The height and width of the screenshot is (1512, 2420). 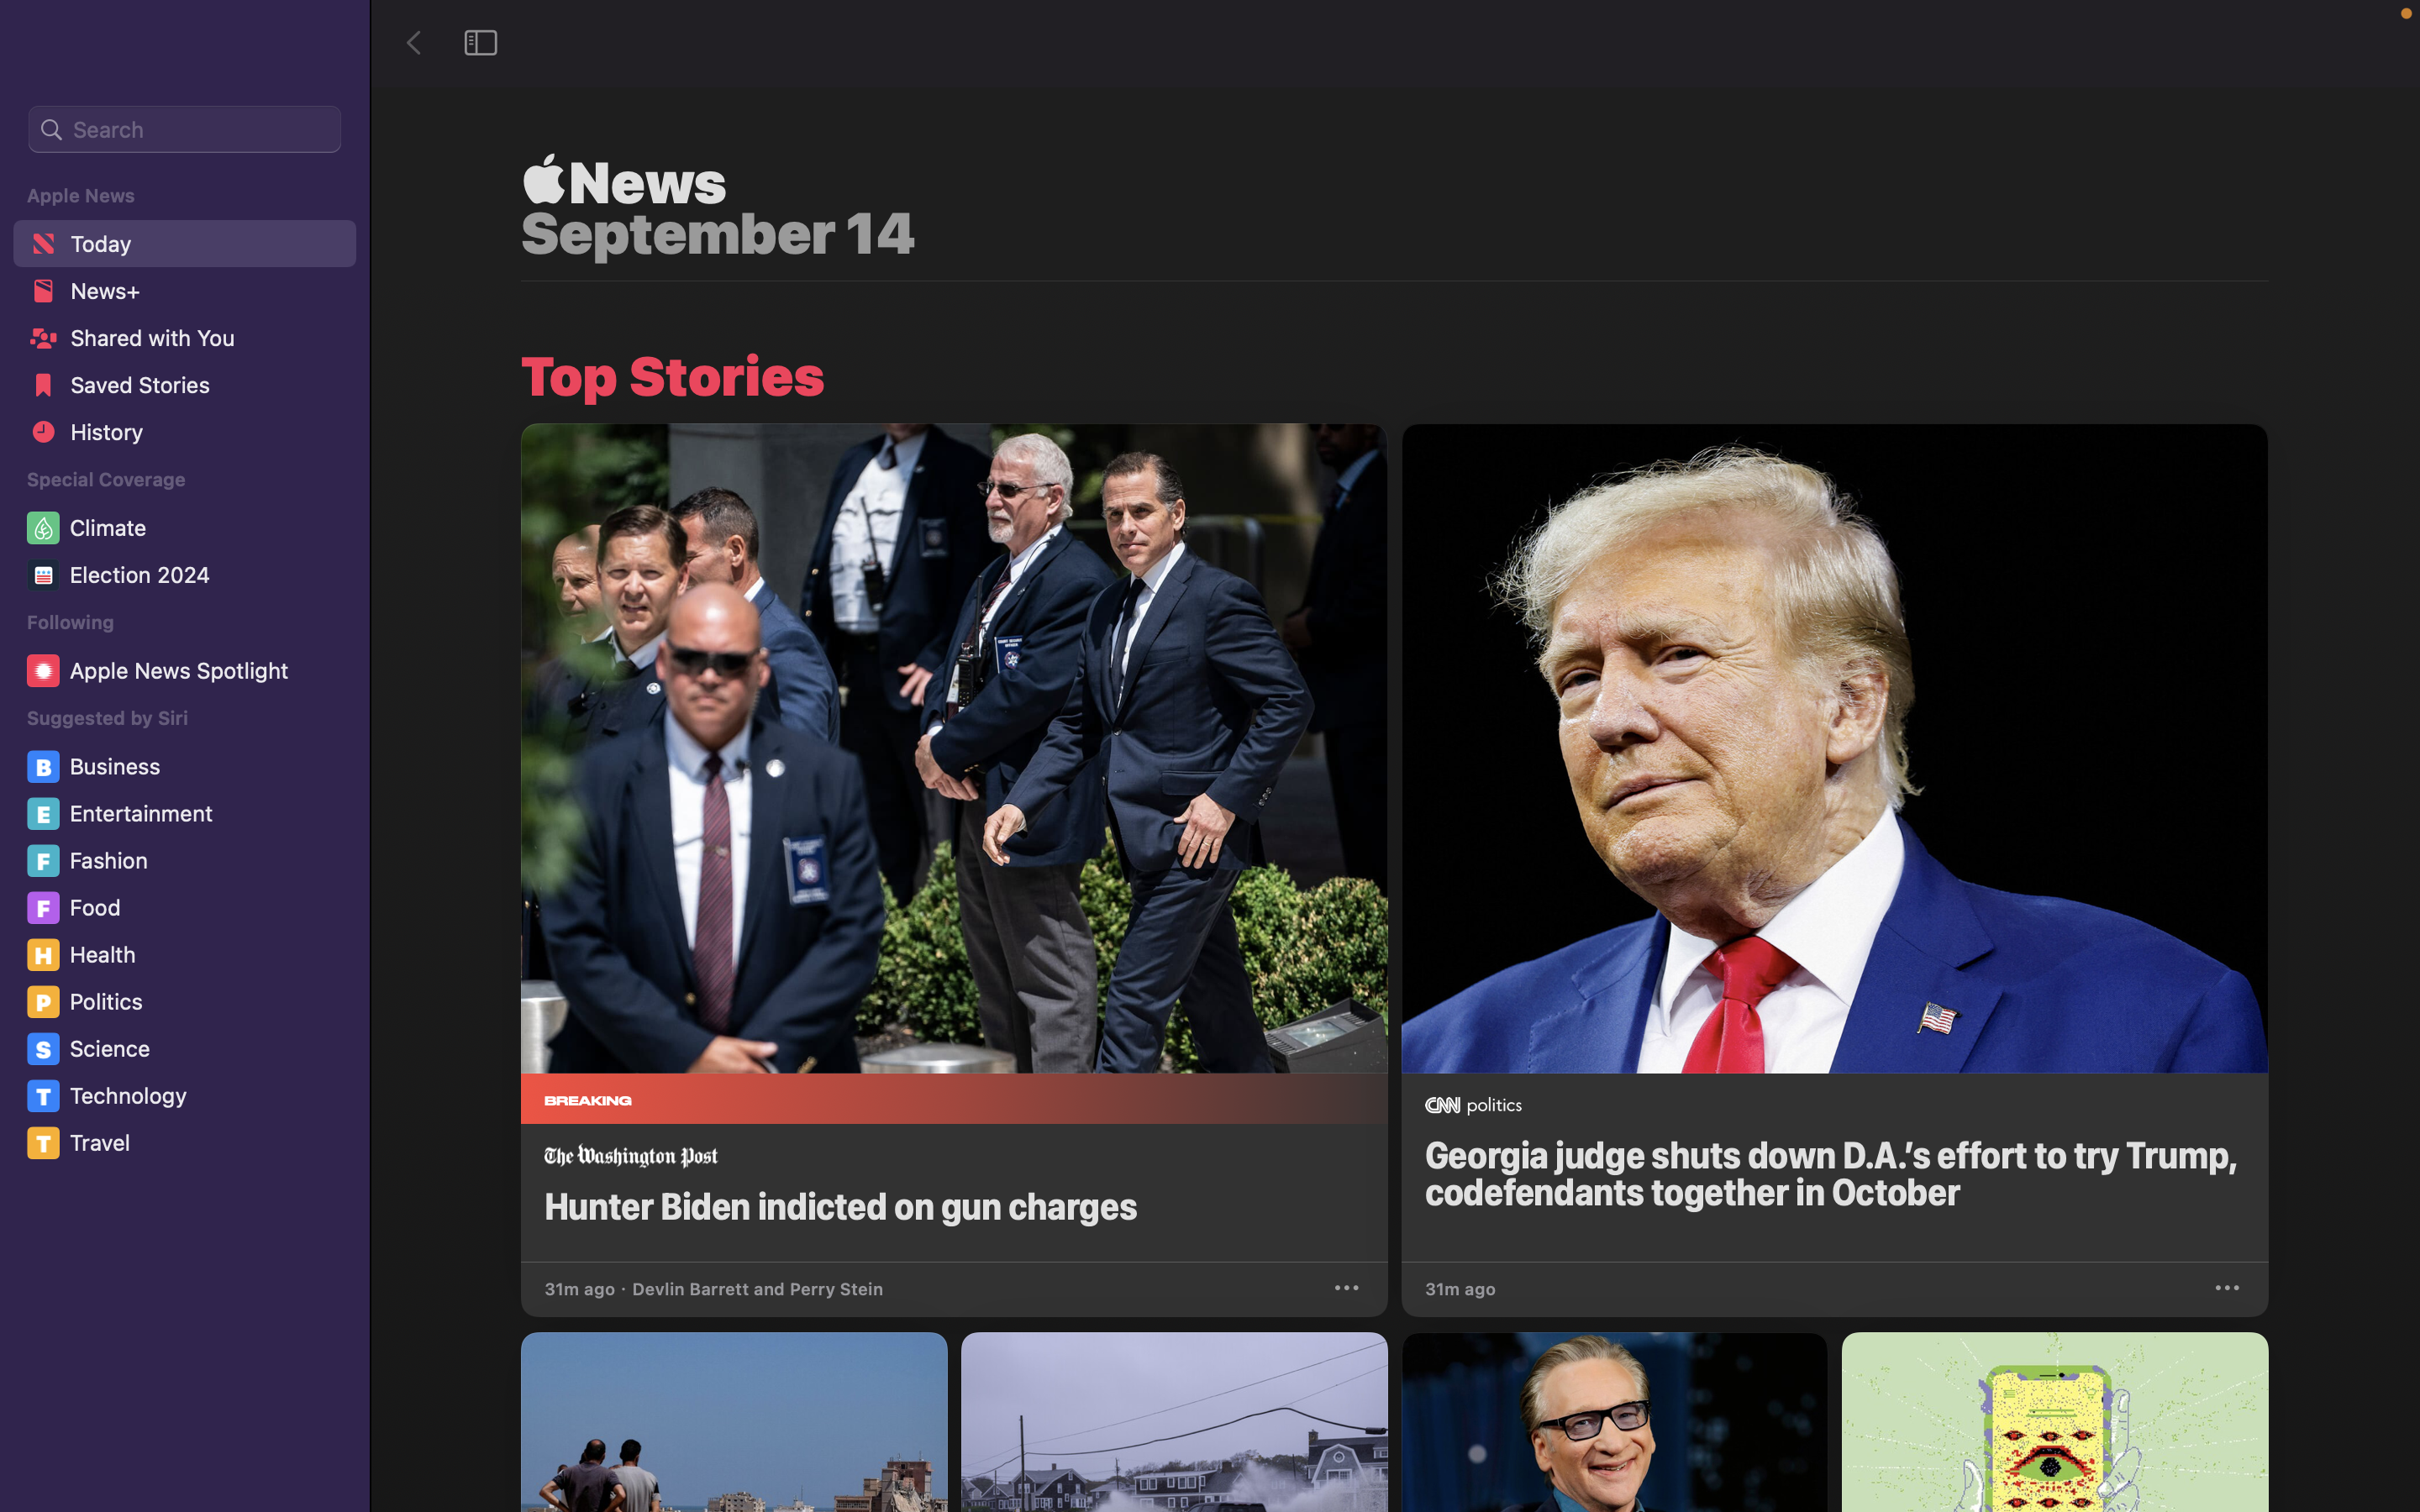 I want to click on the "Climate" section, so click(x=185, y=527).